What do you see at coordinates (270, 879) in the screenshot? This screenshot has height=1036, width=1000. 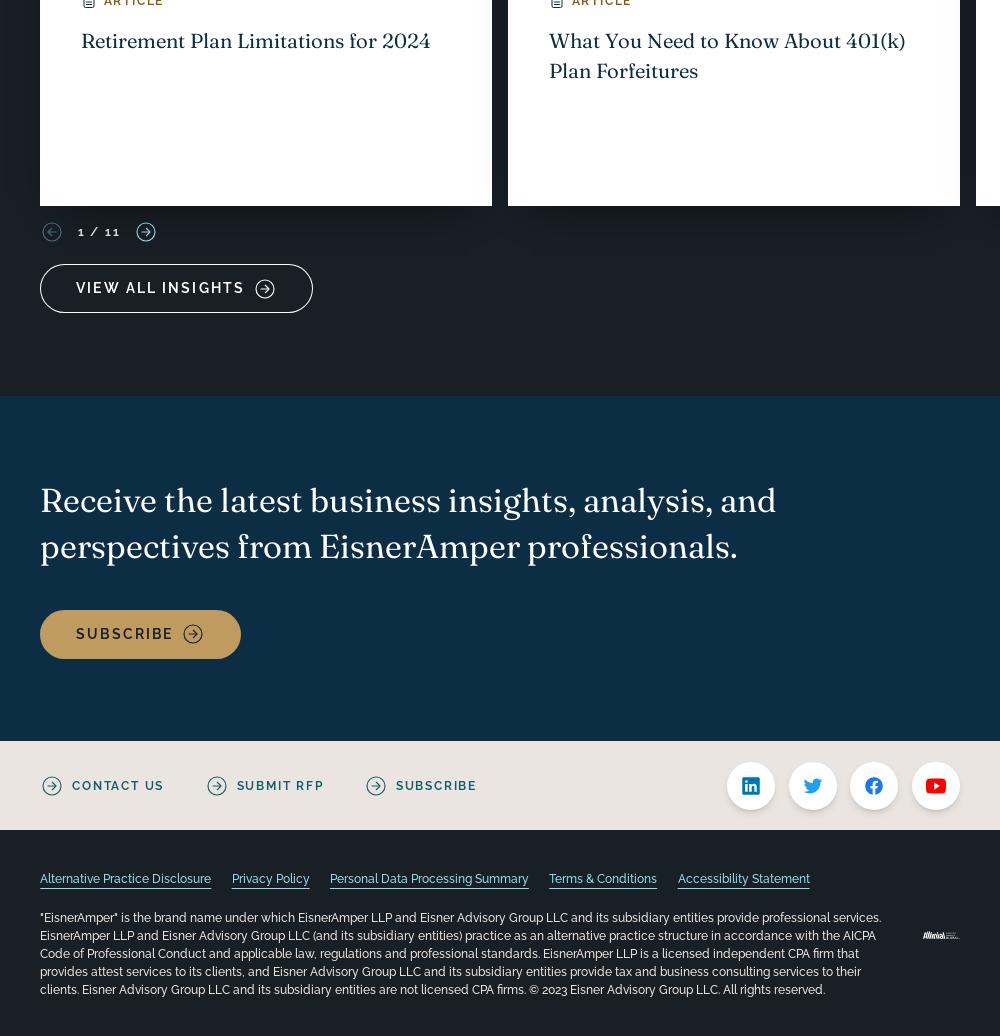 I see `'Privacy Policy'` at bounding box center [270, 879].